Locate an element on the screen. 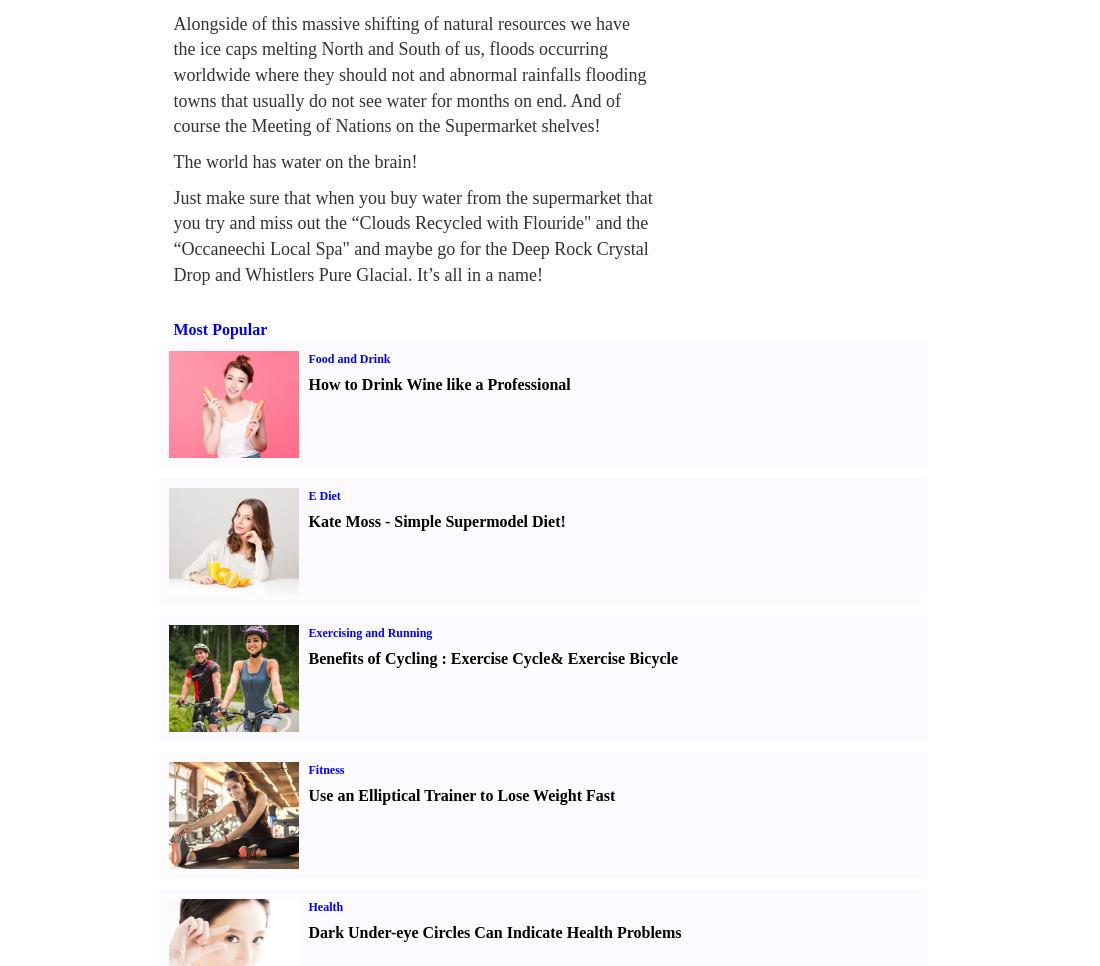 This screenshot has width=1100, height=966. 'Alongside of this massive shifting of natural resources we have the ice caps melting North and South of us, floods occurring worldwide where they should not and abnormal rainfalls flooding towns that usually do not see water for months on end. And of course the Meeting of Nations on the Supermarket shelves!' is located at coordinates (409, 73).